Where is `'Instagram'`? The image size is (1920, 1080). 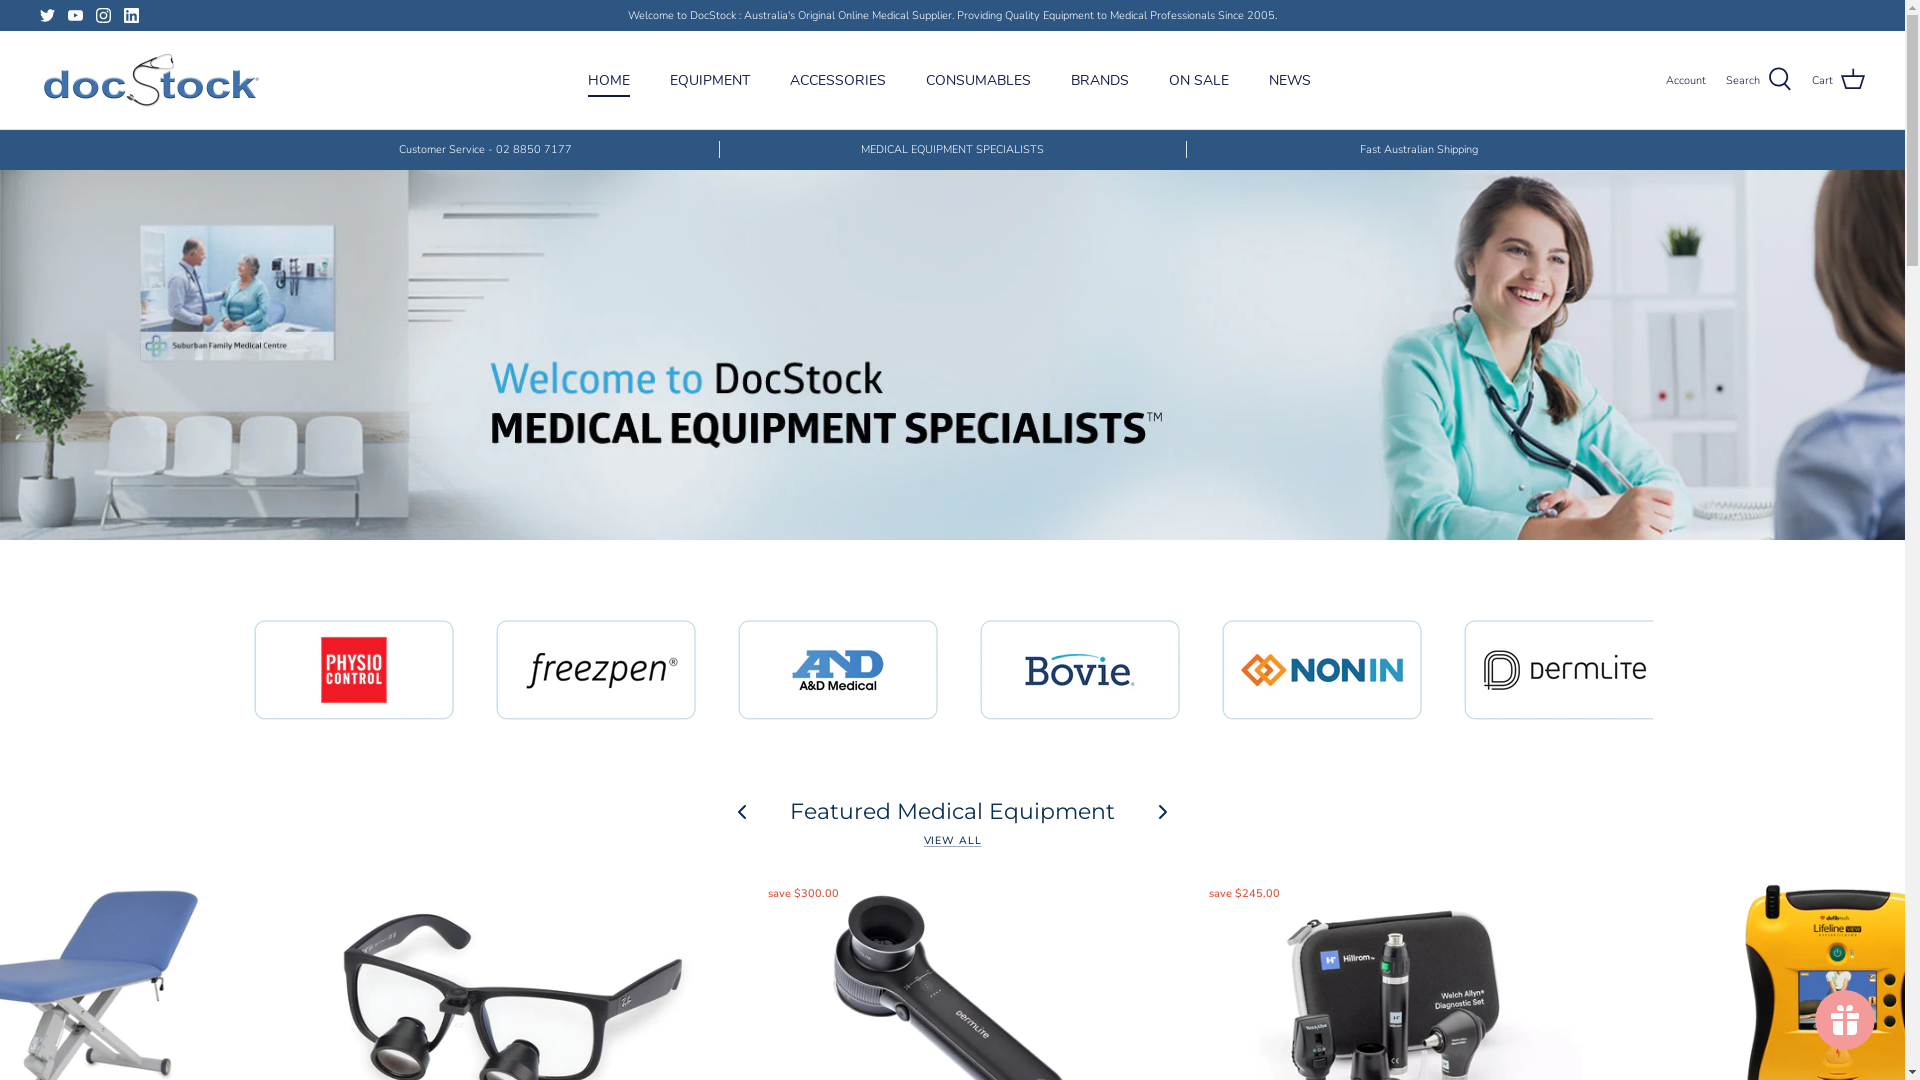 'Instagram' is located at coordinates (102, 15).